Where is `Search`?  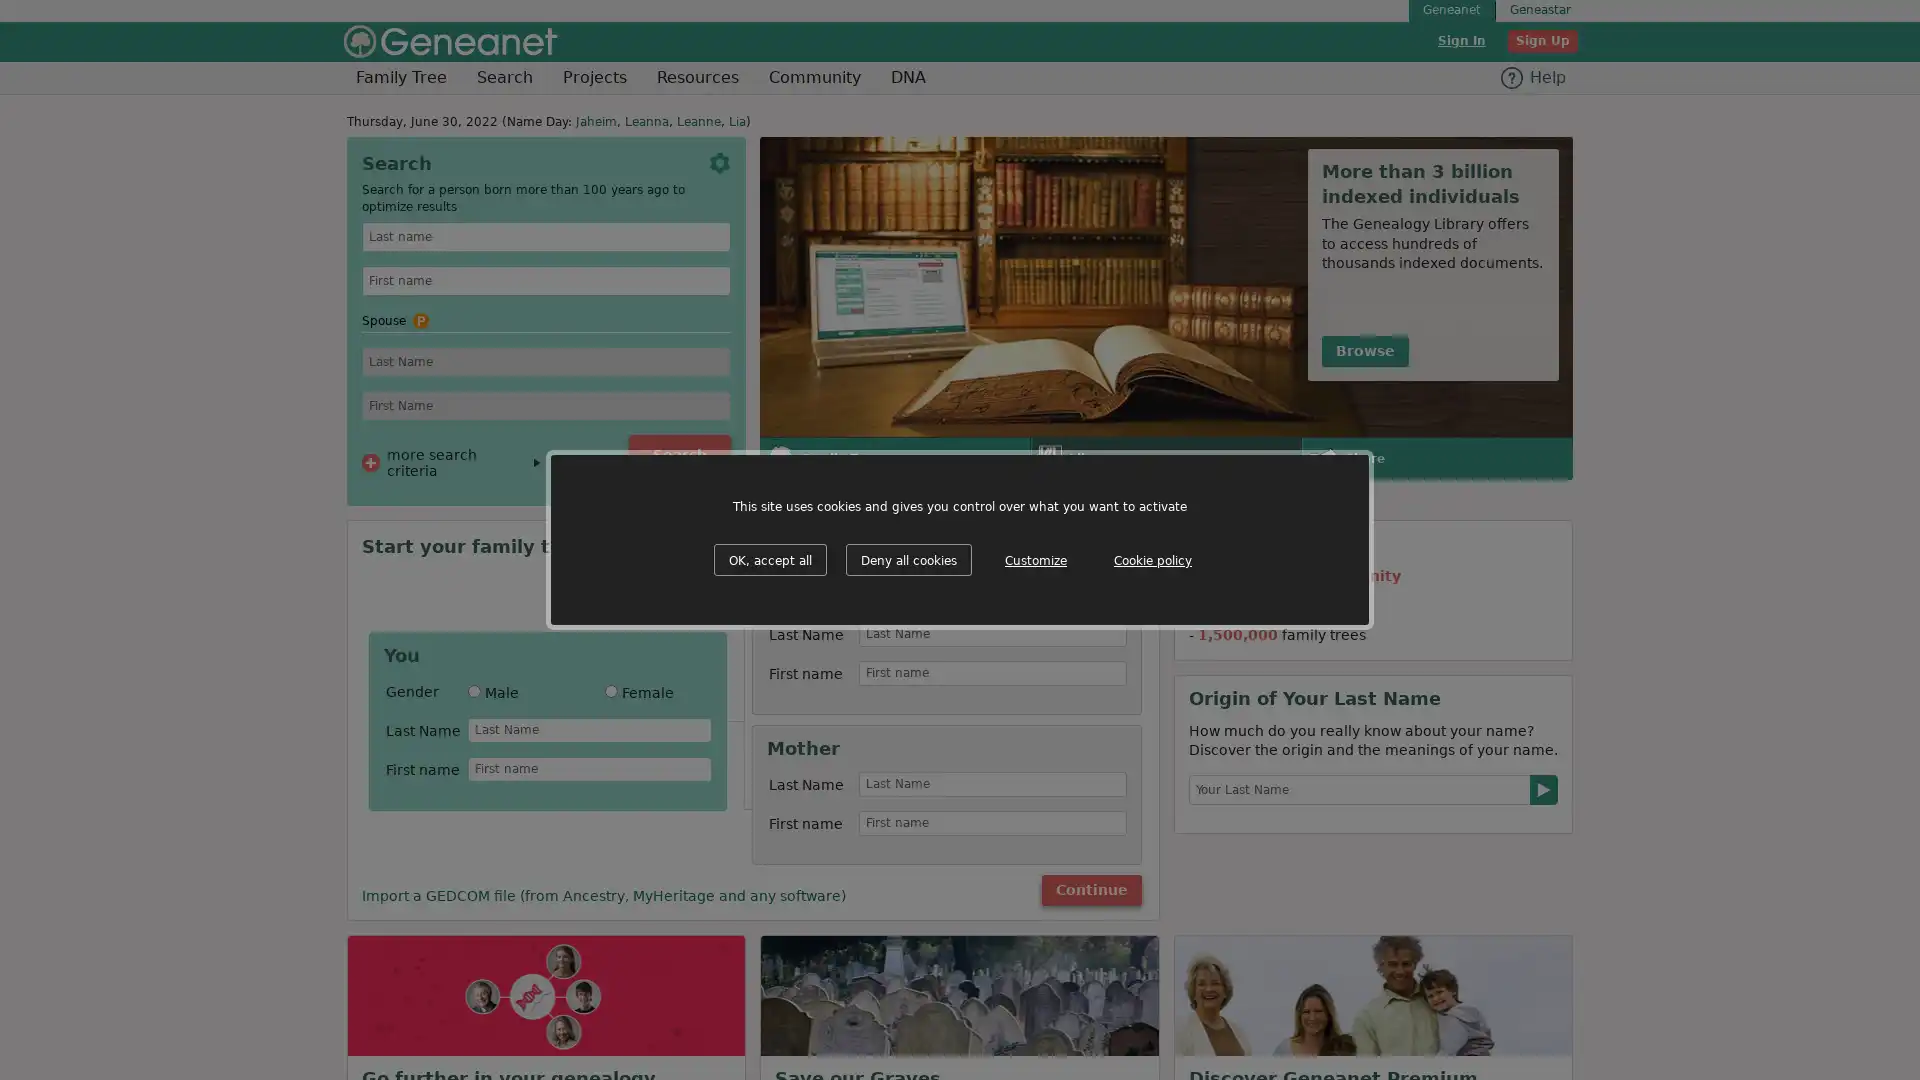 Search is located at coordinates (680, 455).